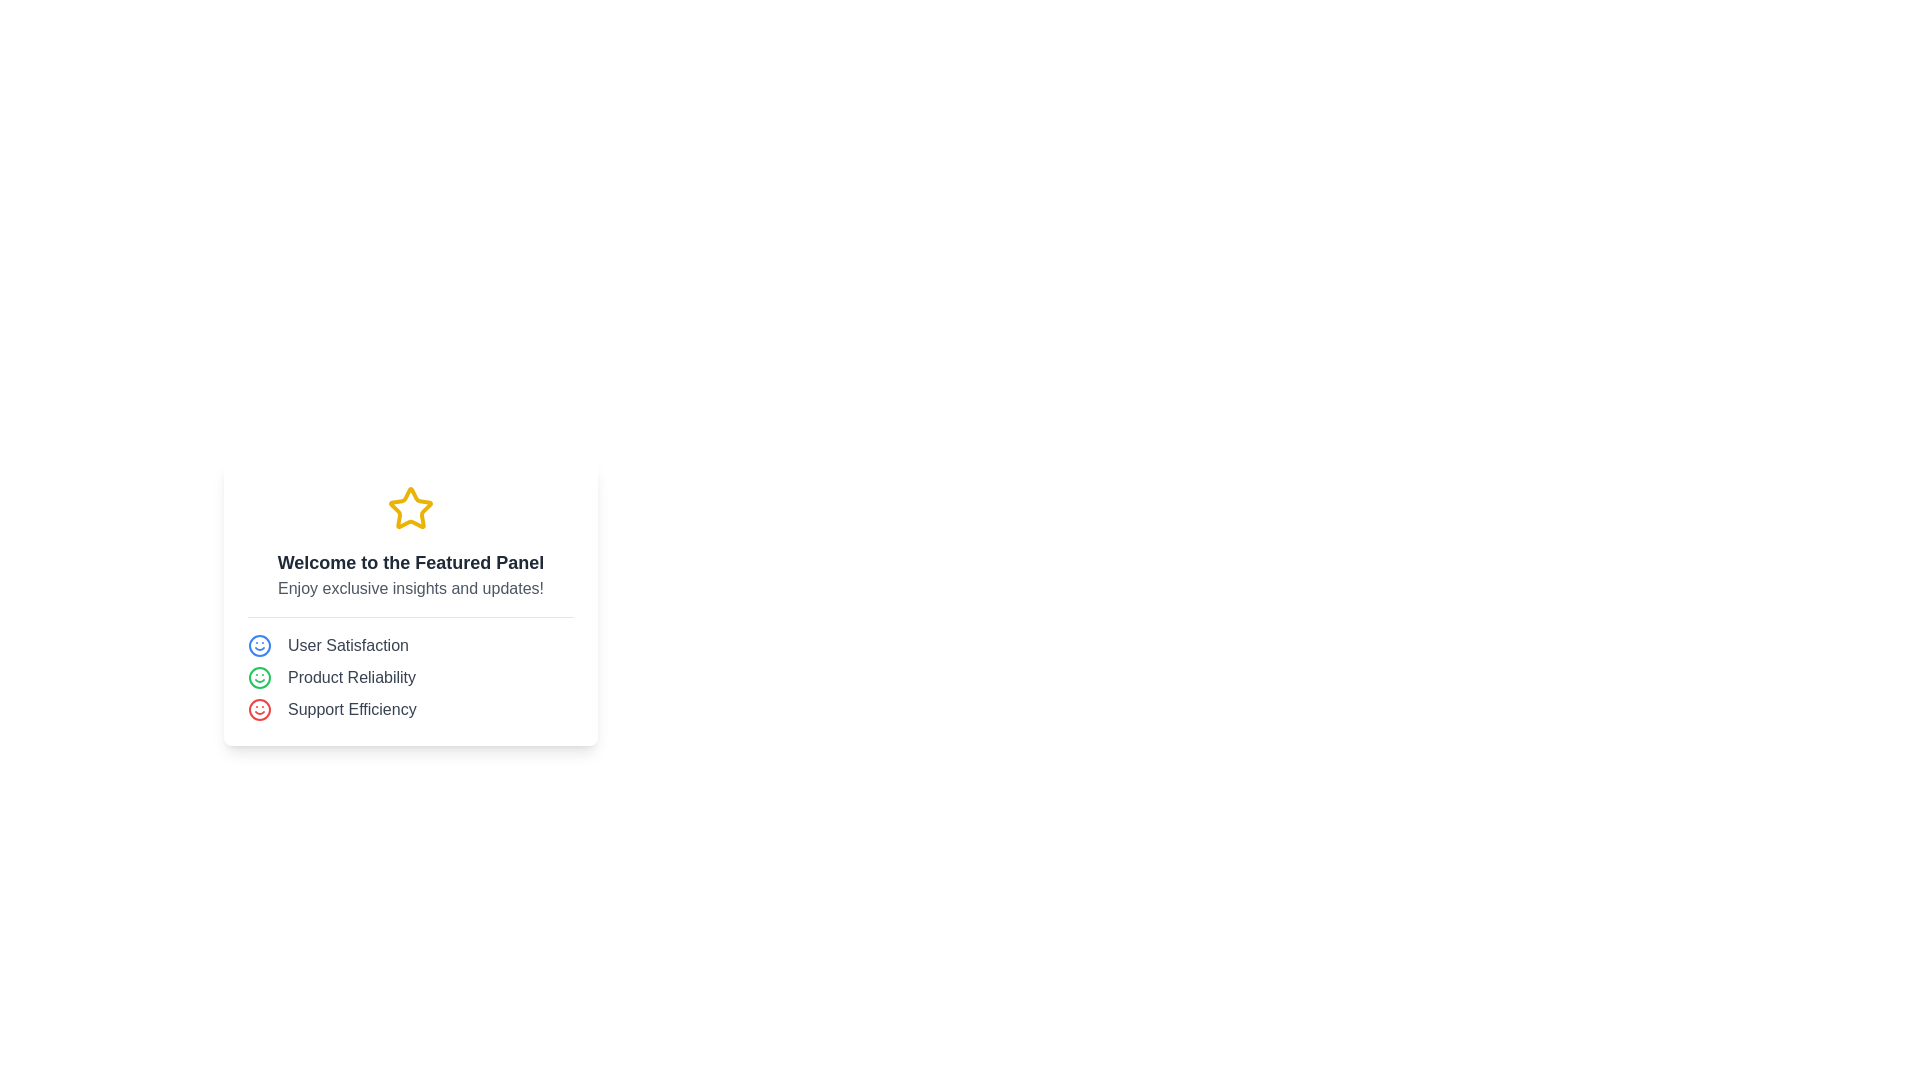 The width and height of the screenshot is (1920, 1080). What do you see at coordinates (410, 668) in the screenshot?
I see `the visual icons associated with the 'Product Reliability' item in the List with icon-text pairs located at the lower section of the 'Welcome to the Featured Panel'` at bounding box center [410, 668].